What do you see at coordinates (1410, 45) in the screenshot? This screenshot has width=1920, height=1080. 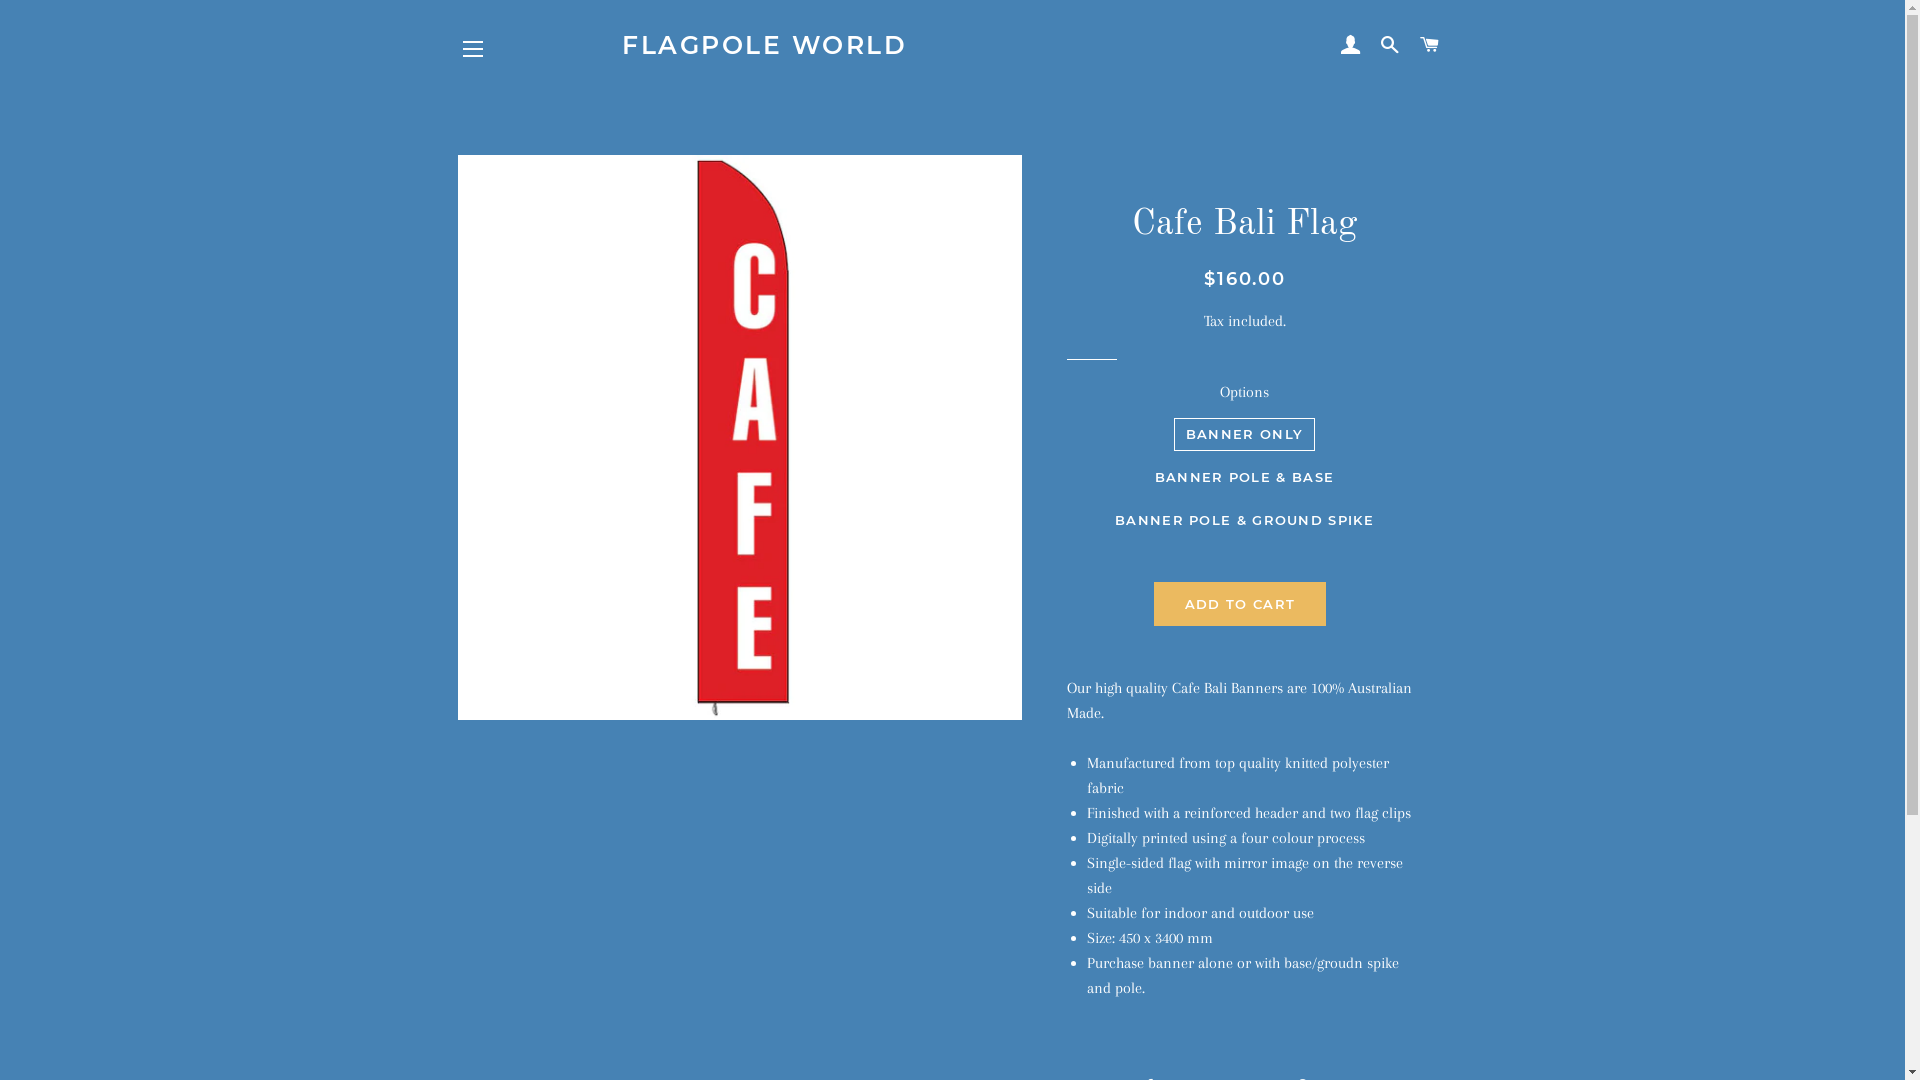 I see `'CART'` at bounding box center [1410, 45].